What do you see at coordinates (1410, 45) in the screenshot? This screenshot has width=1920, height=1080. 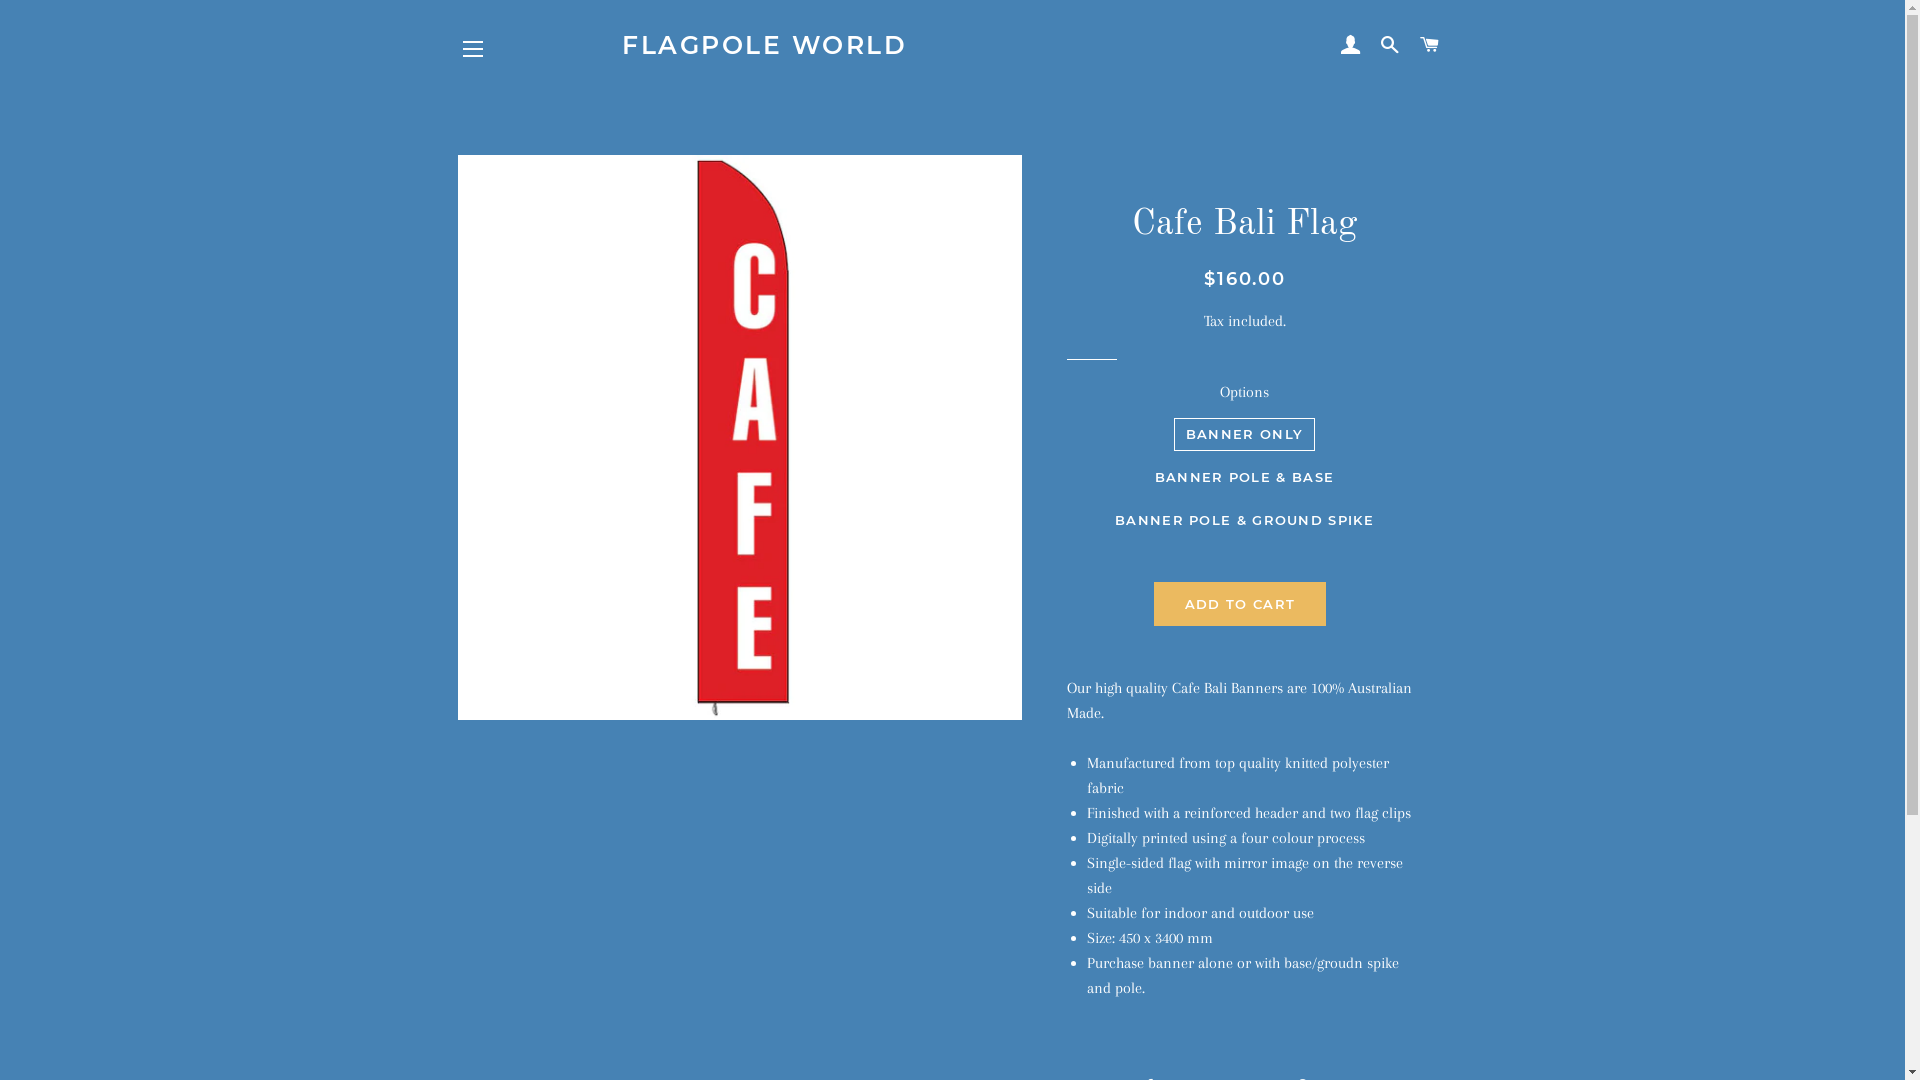 I see `'CART'` at bounding box center [1410, 45].